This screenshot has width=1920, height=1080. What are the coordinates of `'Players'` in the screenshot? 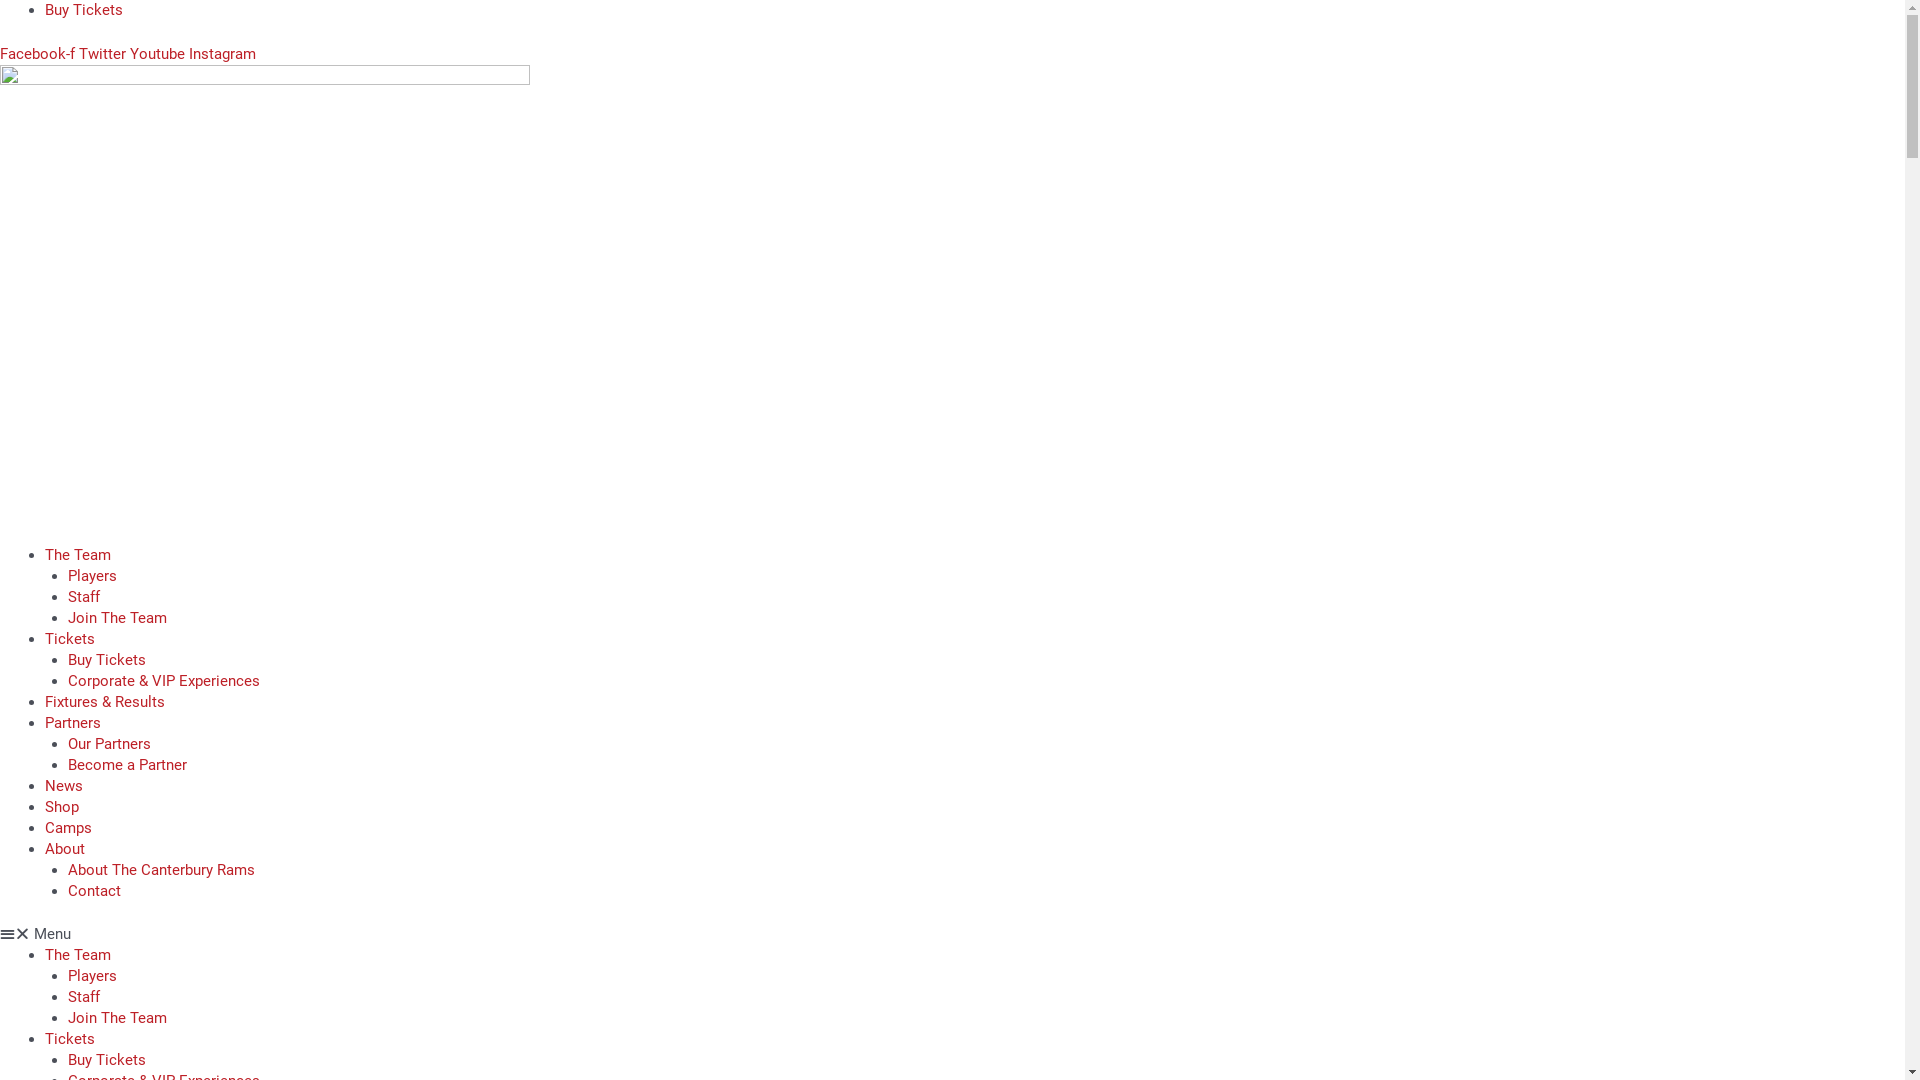 It's located at (91, 574).